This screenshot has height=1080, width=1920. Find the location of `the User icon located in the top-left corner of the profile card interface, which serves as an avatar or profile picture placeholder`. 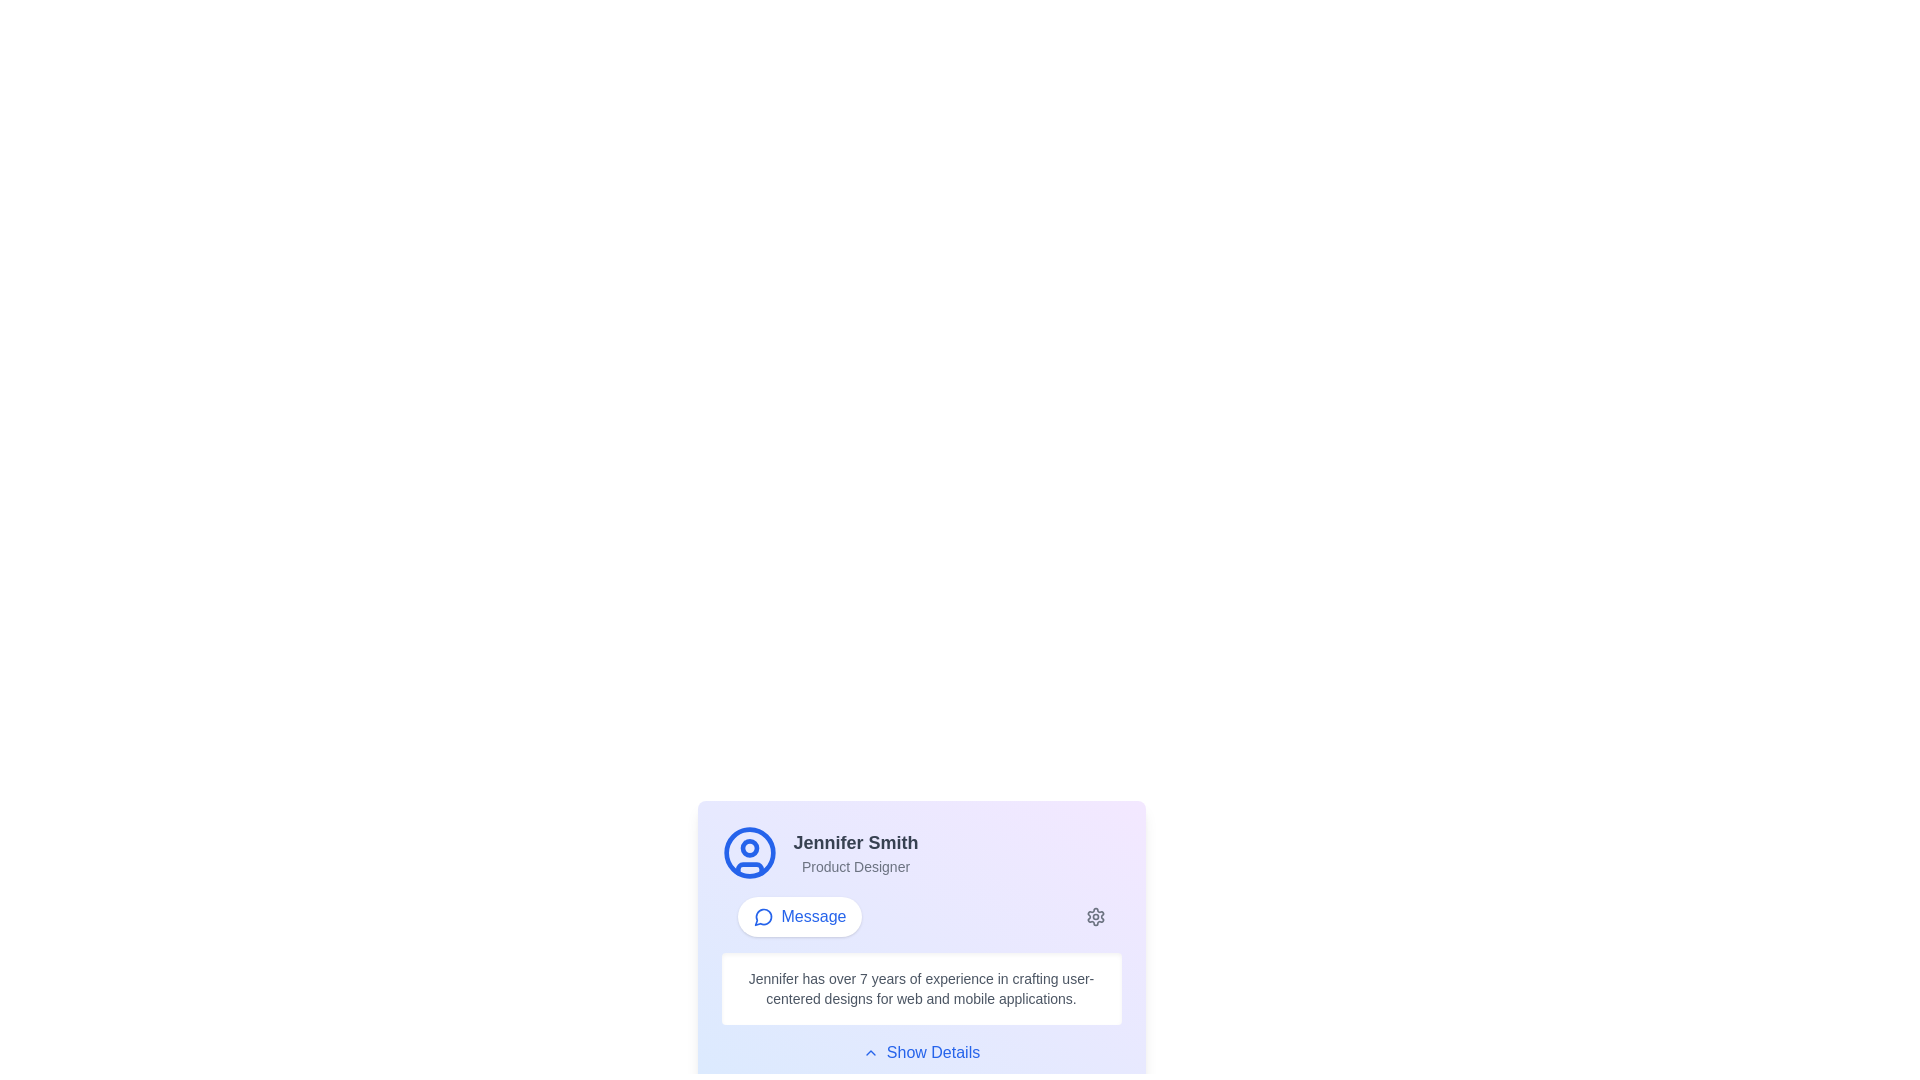

the User icon located in the top-left corner of the profile card interface, which serves as an avatar or profile picture placeholder is located at coordinates (748, 852).